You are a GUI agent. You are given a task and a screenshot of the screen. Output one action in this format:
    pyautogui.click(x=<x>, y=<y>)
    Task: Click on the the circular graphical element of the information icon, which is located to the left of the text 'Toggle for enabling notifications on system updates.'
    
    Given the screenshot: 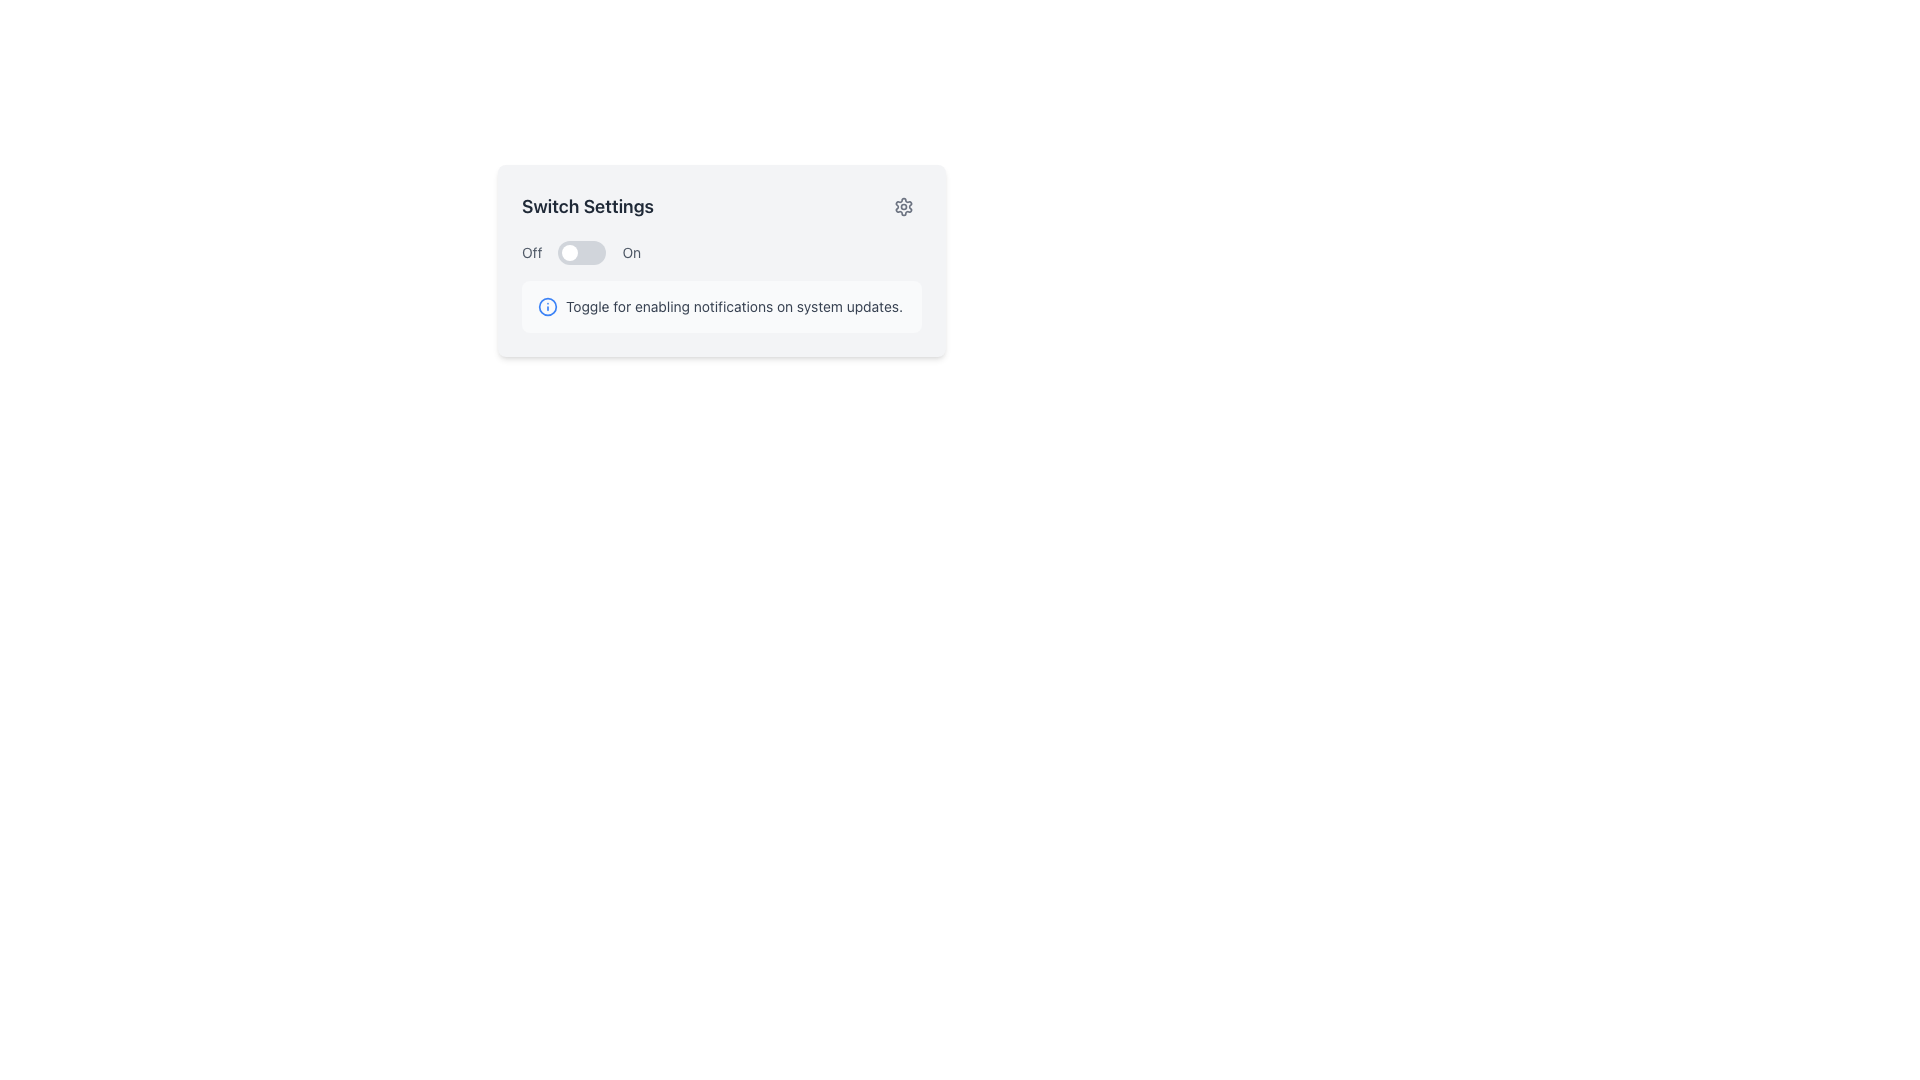 What is the action you would take?
    pyautogui.click(x=547, y=307)
    